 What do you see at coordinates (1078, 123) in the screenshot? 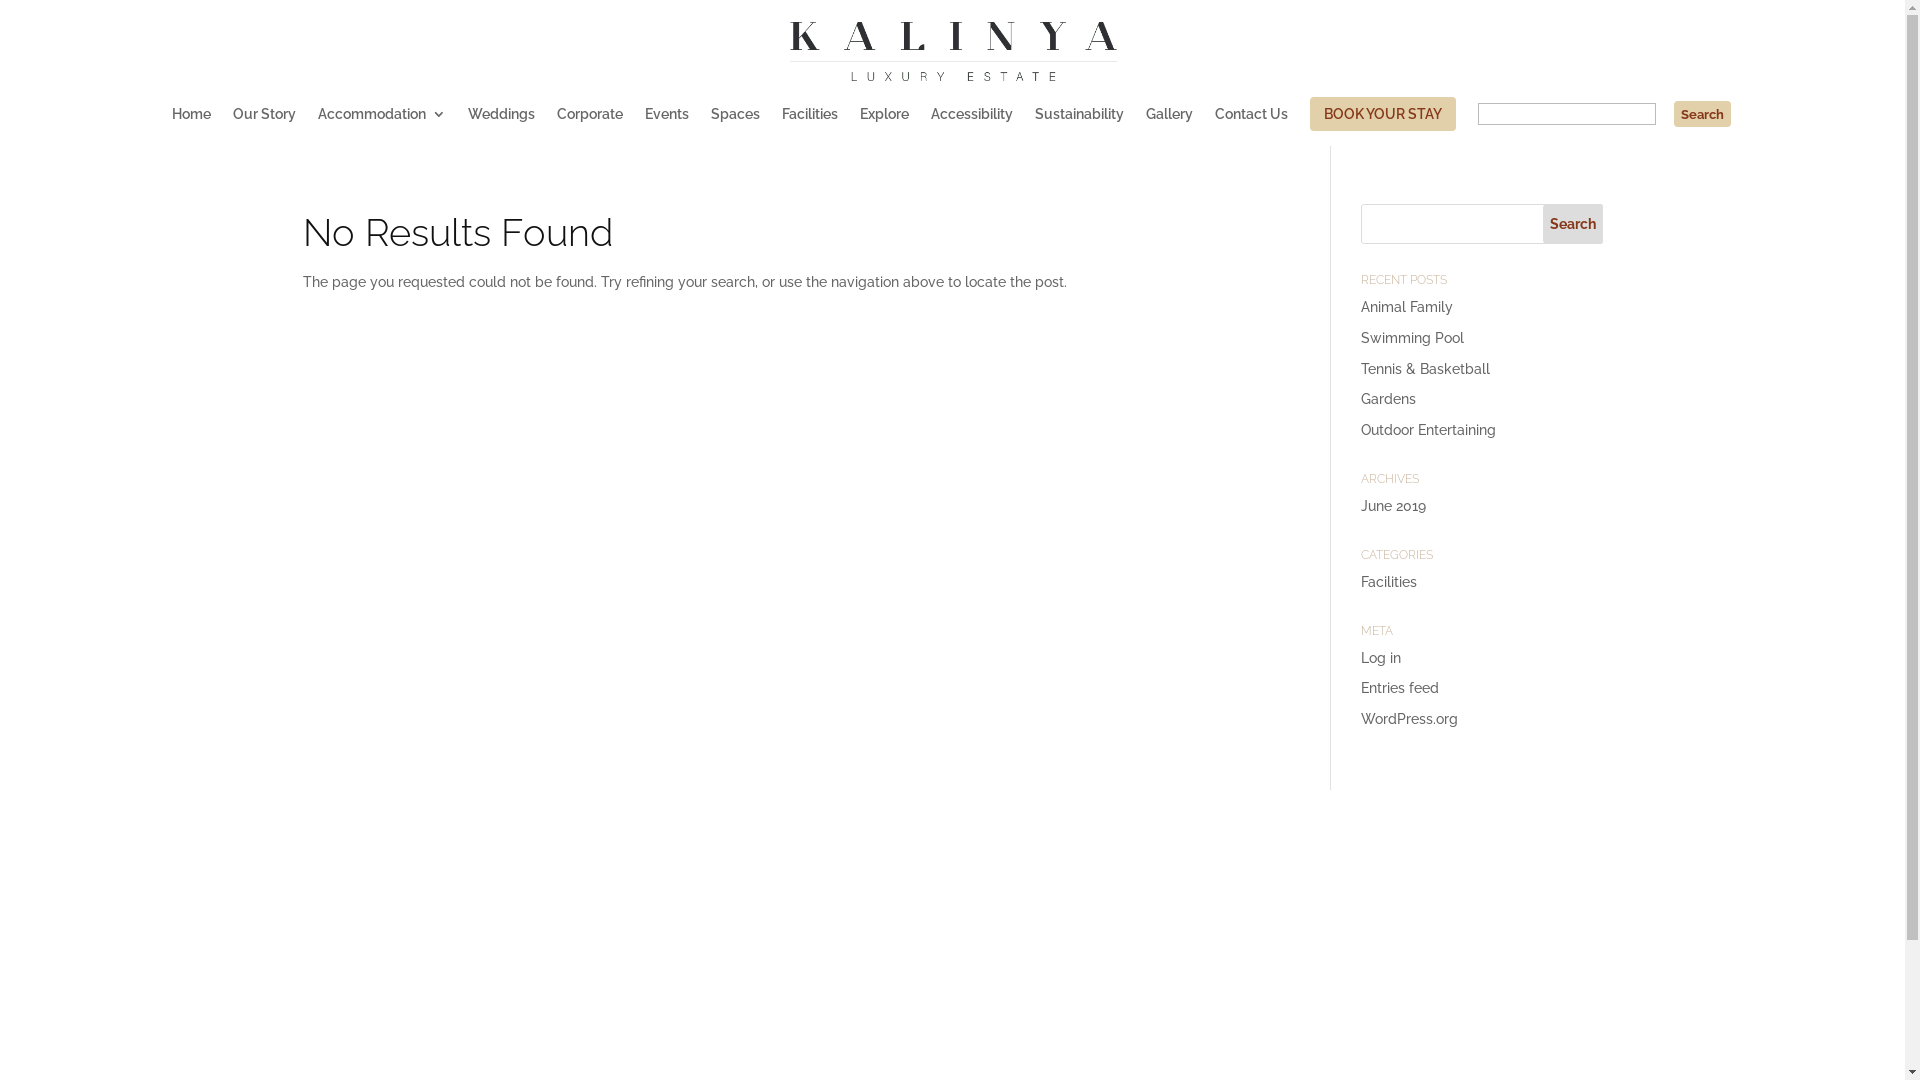
I see `'Sustainability'` at bounding box center [1078, 123].